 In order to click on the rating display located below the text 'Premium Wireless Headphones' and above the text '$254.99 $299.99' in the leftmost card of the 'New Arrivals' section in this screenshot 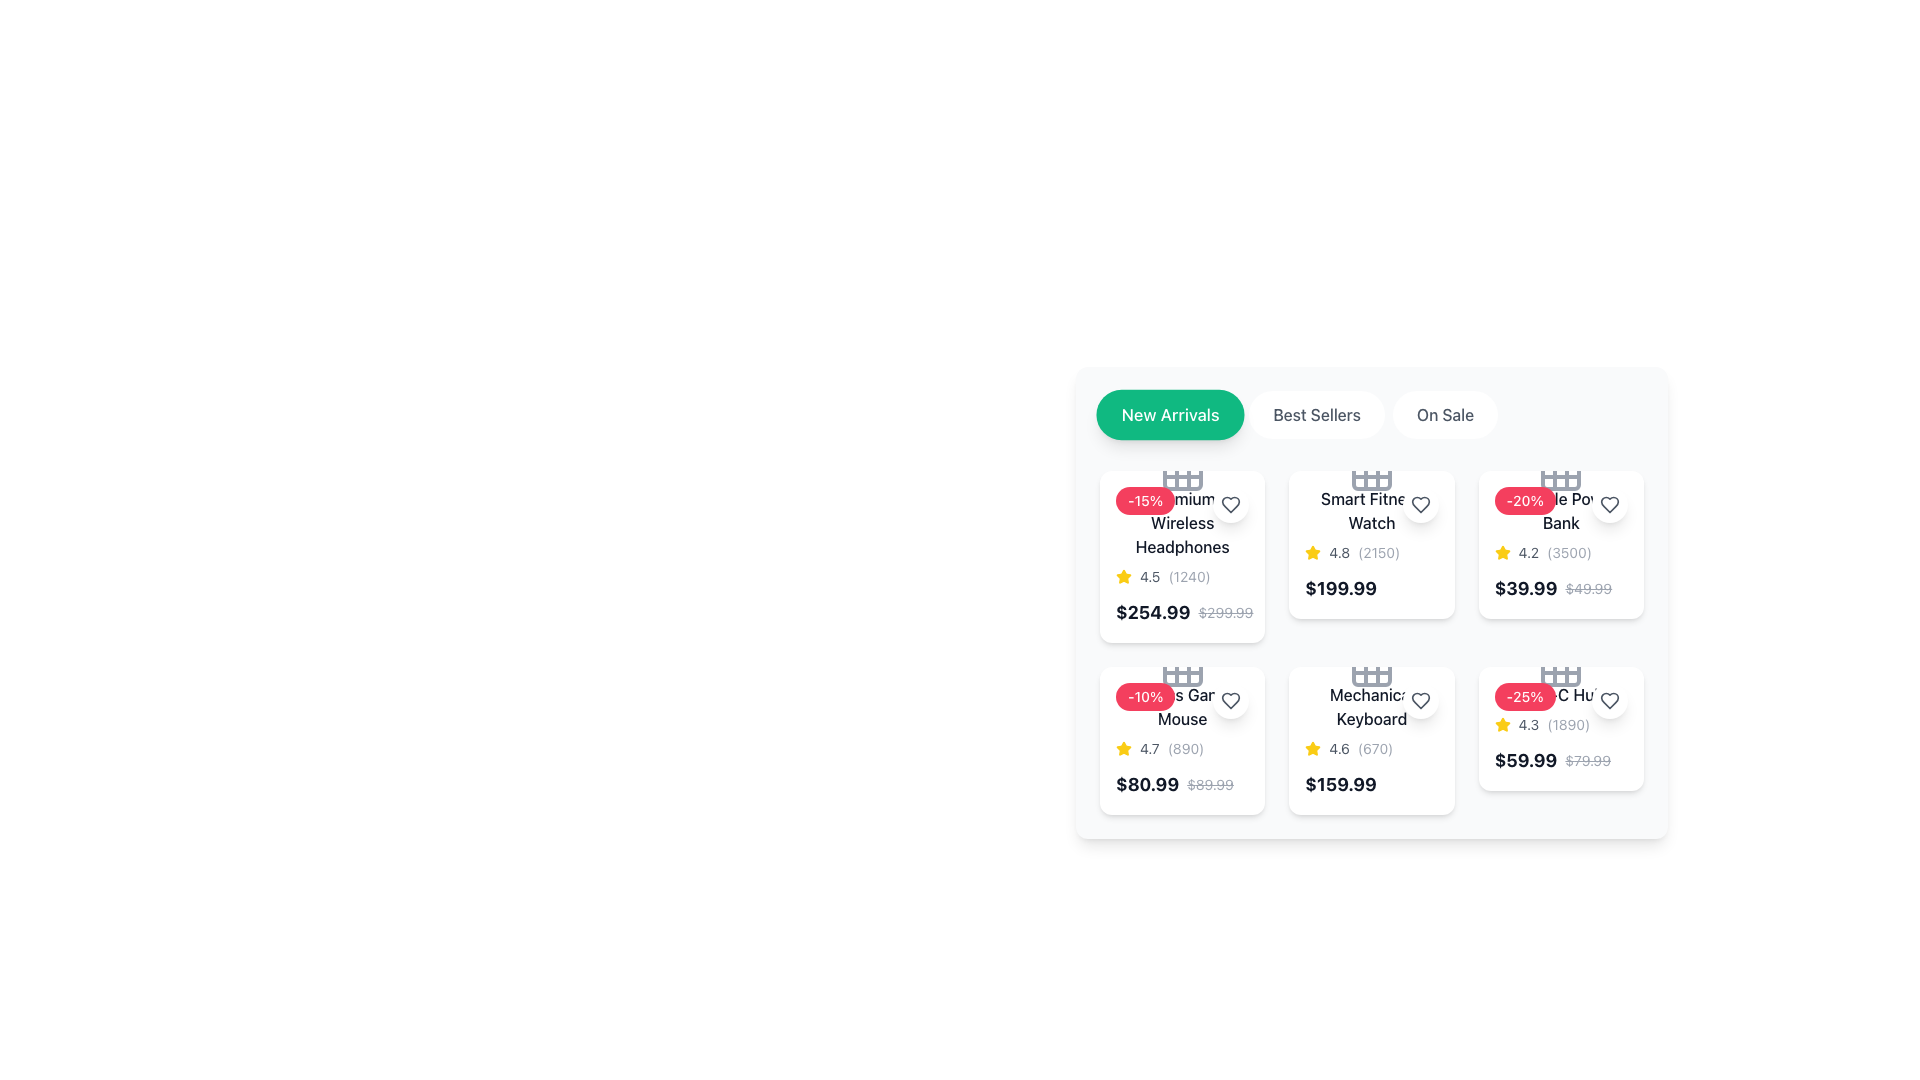, I will do `click(1182, 577)`.